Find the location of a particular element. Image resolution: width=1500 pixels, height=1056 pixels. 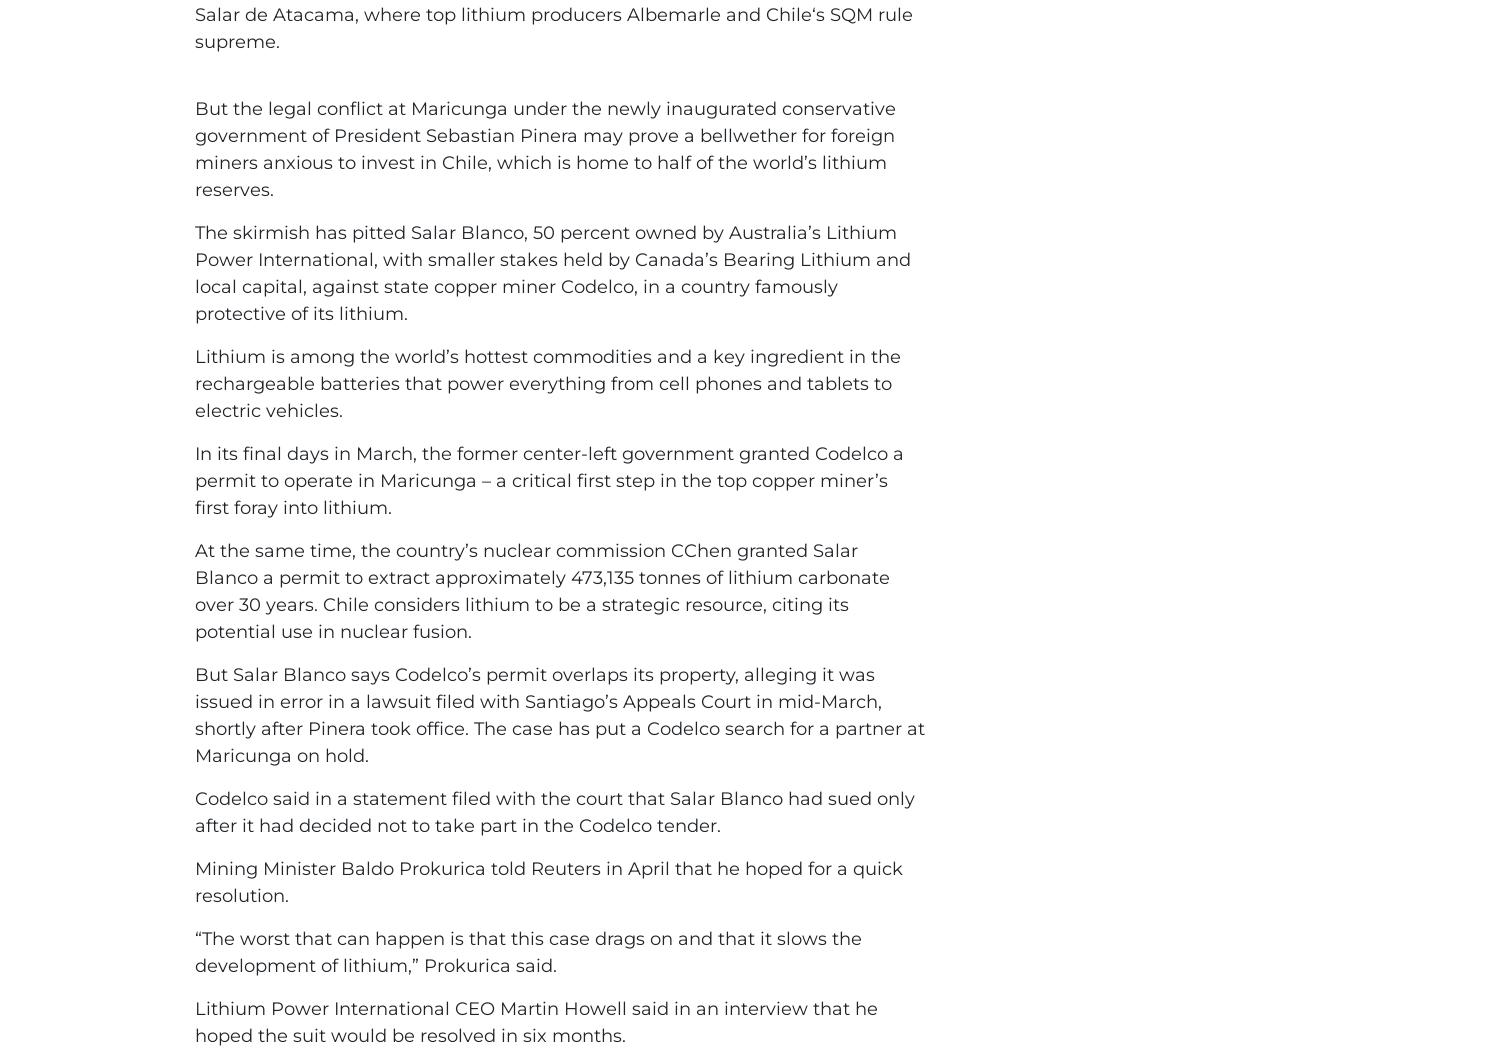

'Mining Minister Baldo Prokurica told Reuters in April that he hoped for a quick resolution.' is located at coordinates (549, 881).